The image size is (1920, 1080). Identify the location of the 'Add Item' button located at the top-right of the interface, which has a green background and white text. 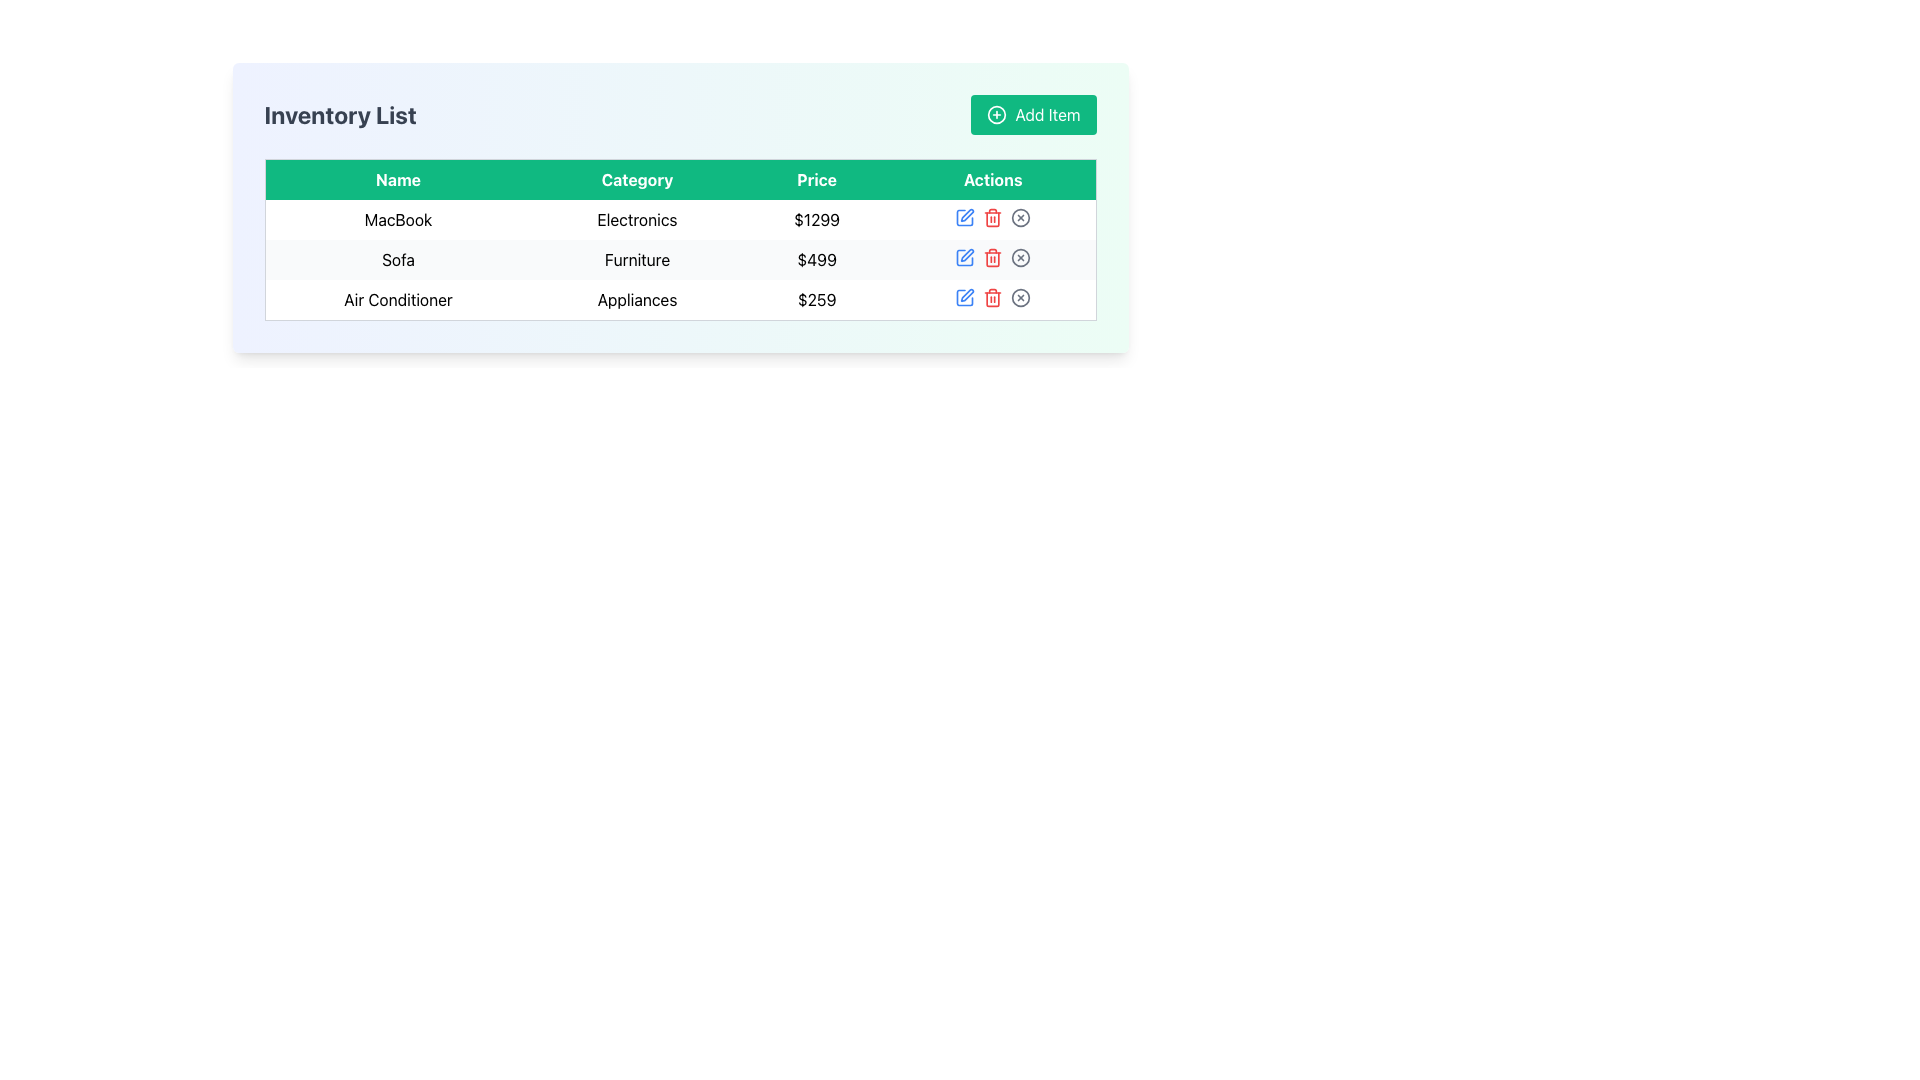
(1033, 115).